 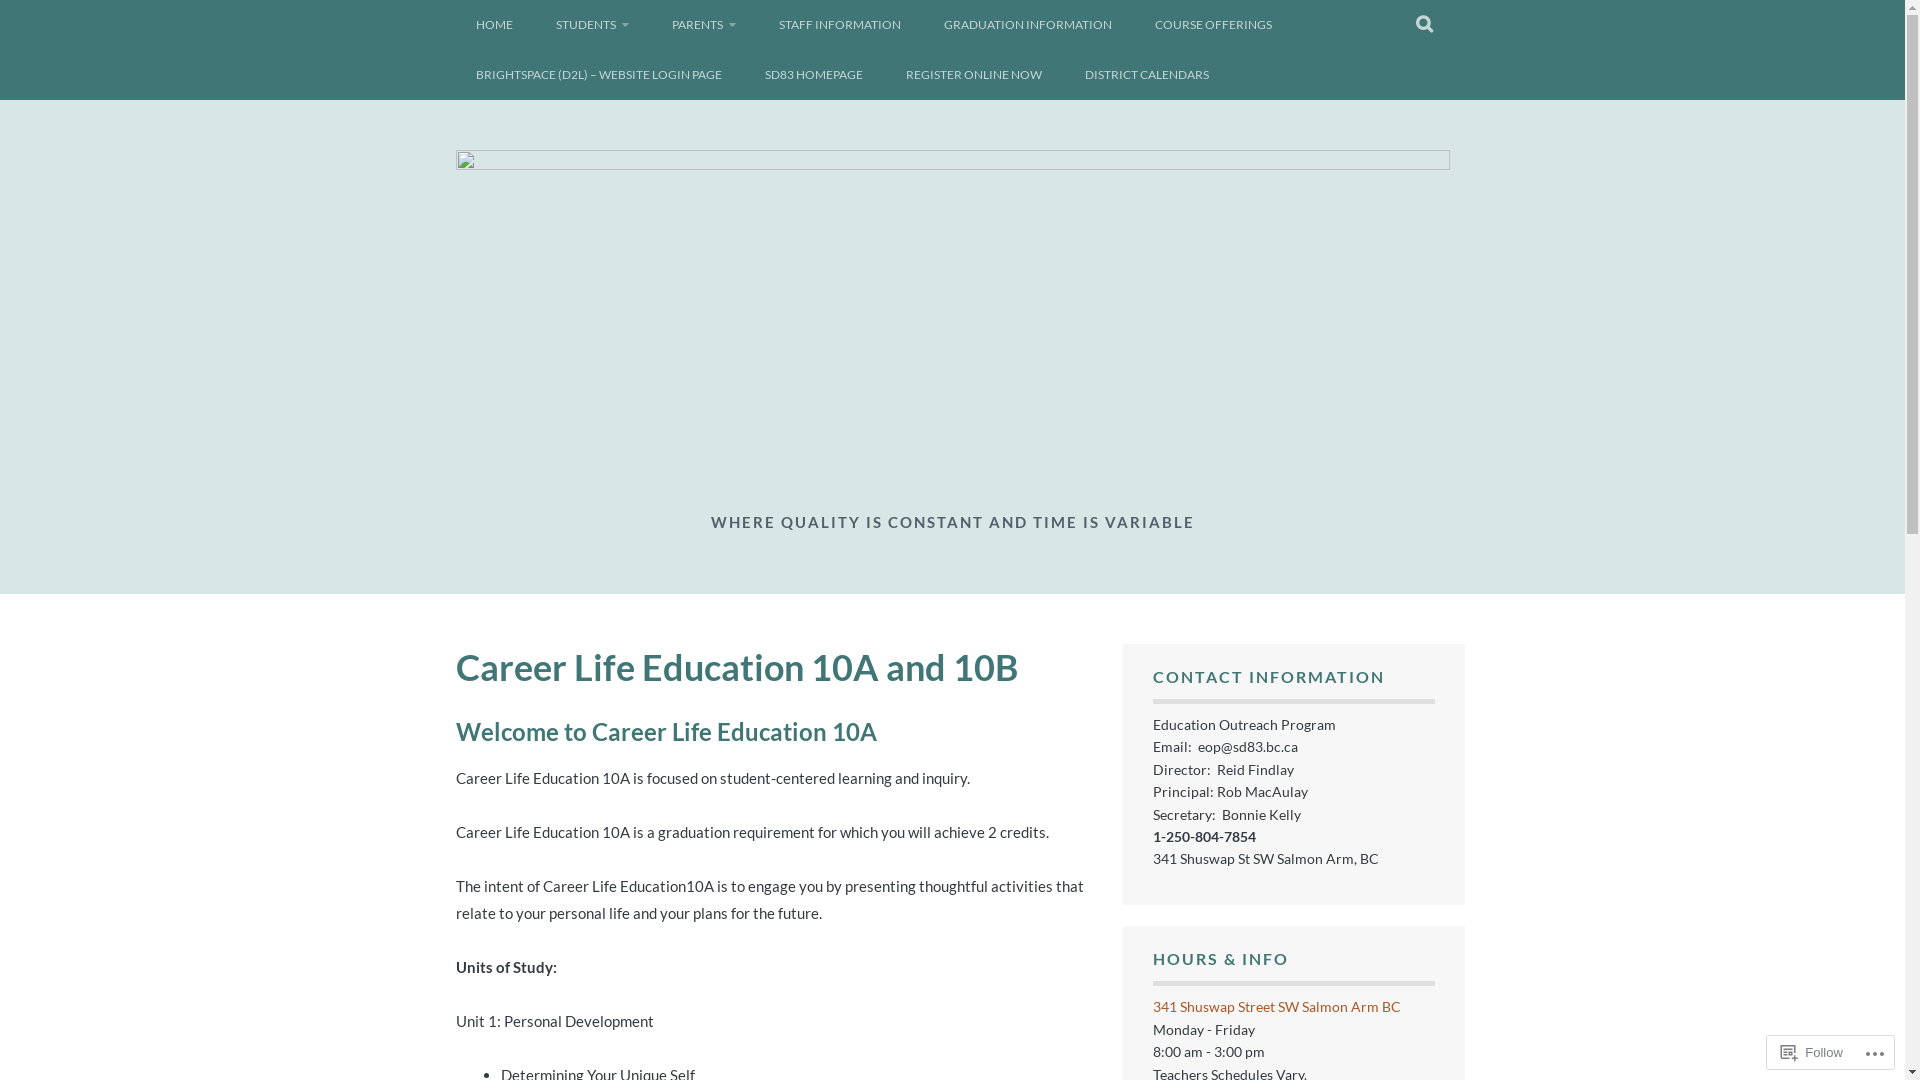 What do you see at coordinates (1027, 24) in the screenshot?
I see `'GRADUATION INFORMATION'` at bounding box center [1027, 24].